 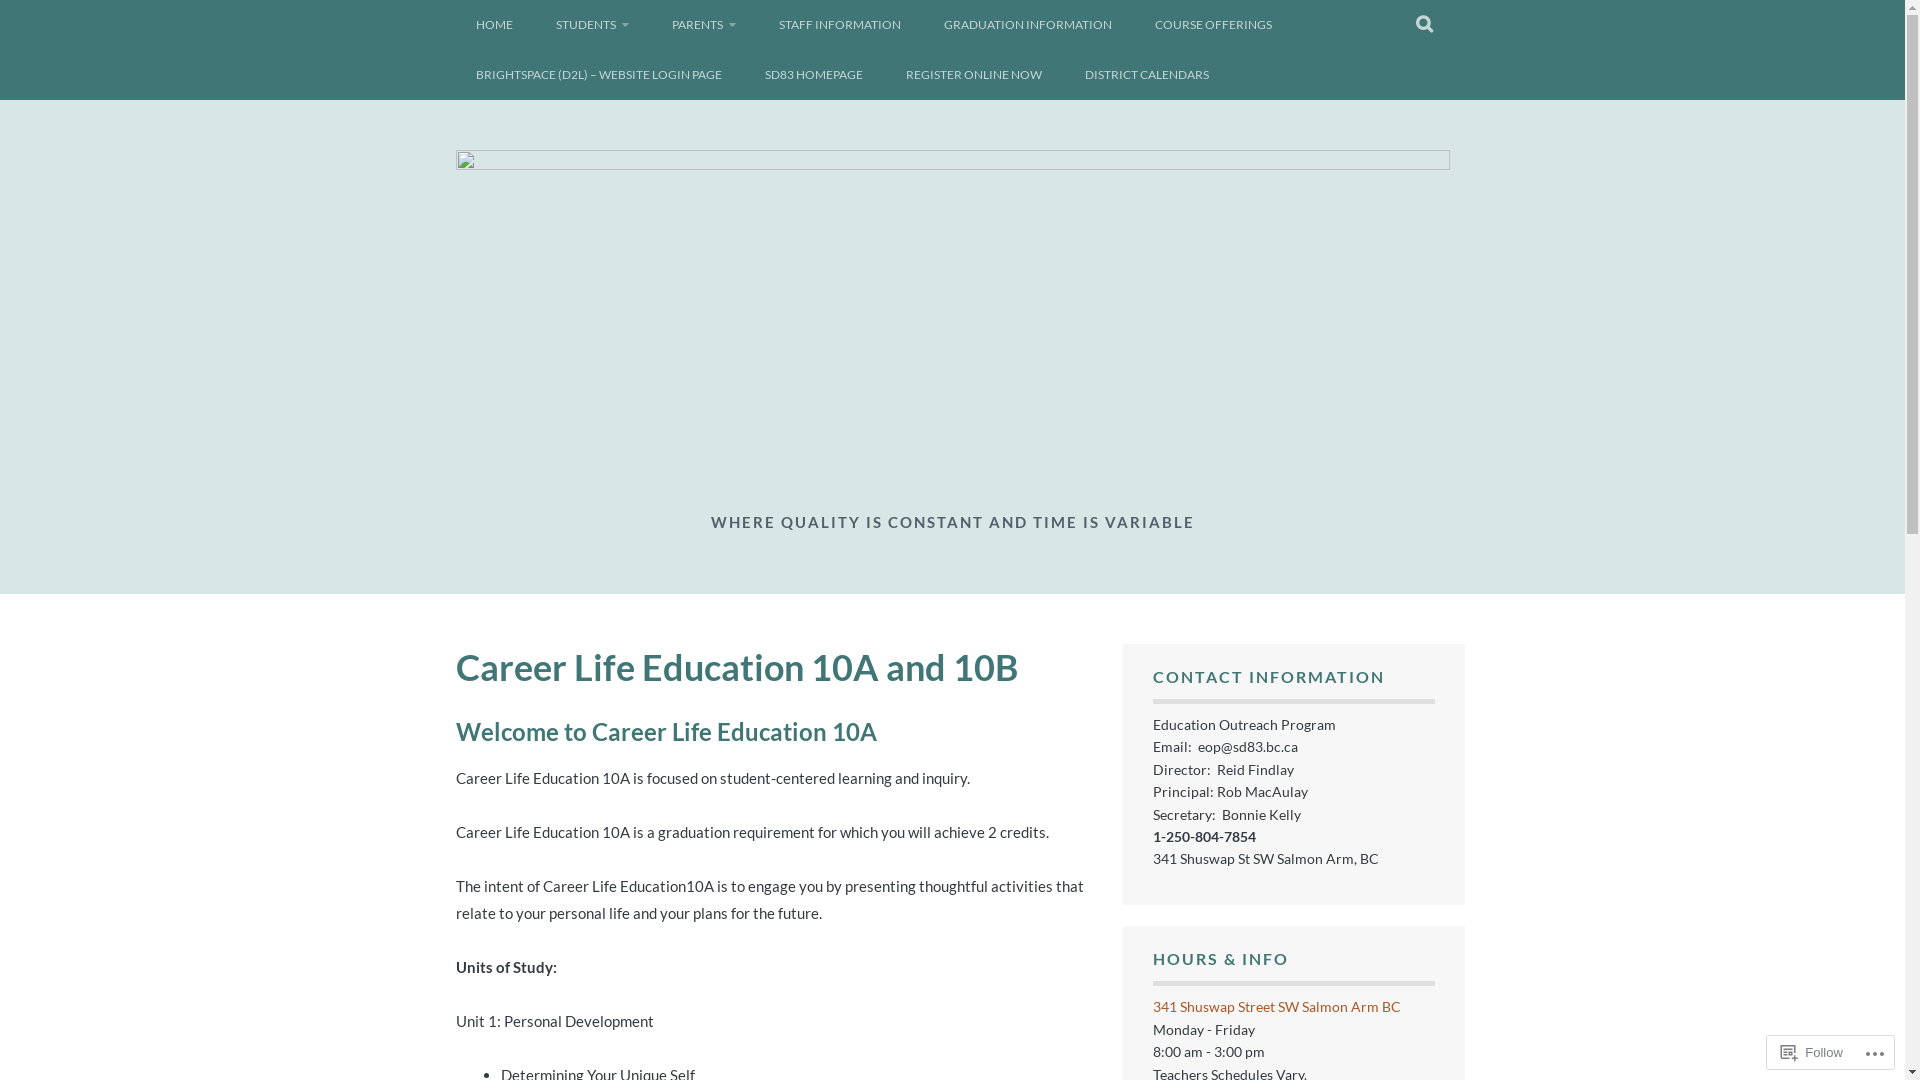 What do you see at coordinates (1027, 24) in the screenshot?
I see `'GRADUATION INFORMATION'` at bounding box center [1027, 24].